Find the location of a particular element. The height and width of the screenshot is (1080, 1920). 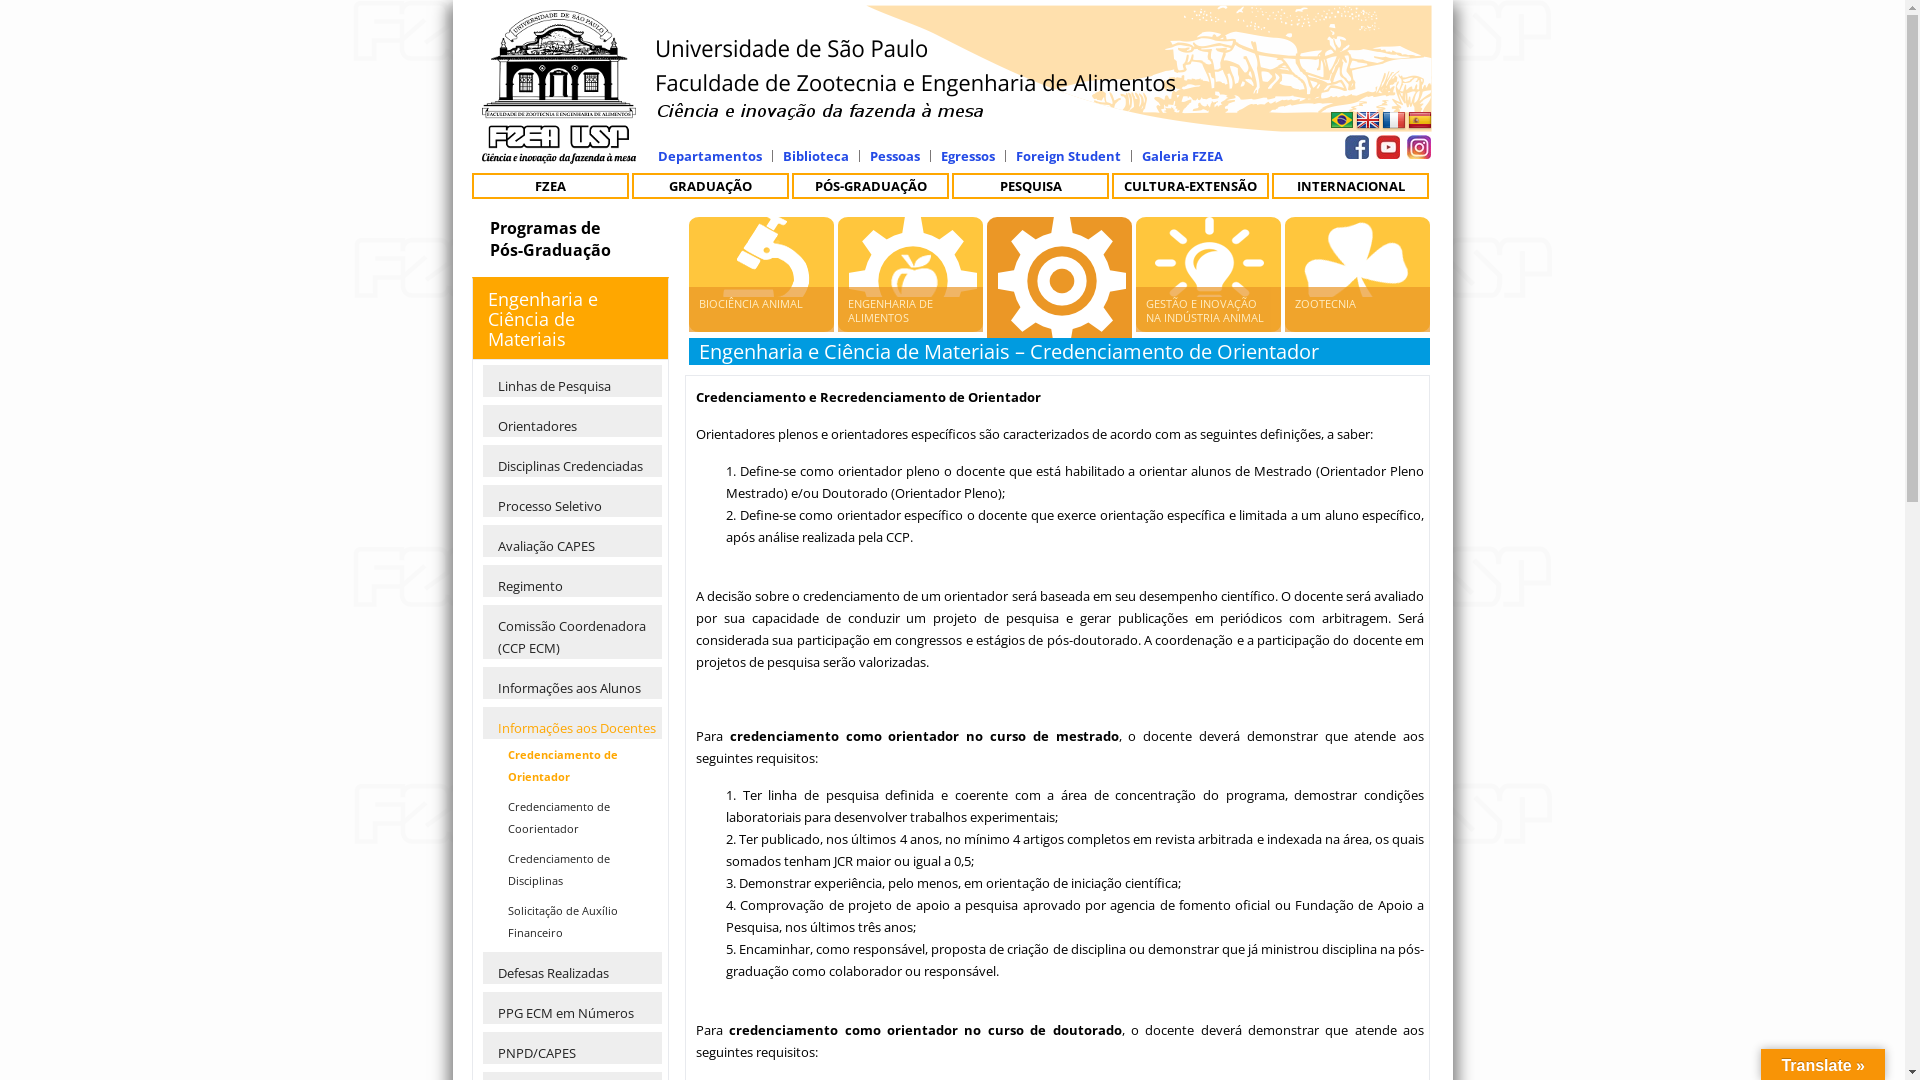

'English' is located at coordinates (1367, 120).